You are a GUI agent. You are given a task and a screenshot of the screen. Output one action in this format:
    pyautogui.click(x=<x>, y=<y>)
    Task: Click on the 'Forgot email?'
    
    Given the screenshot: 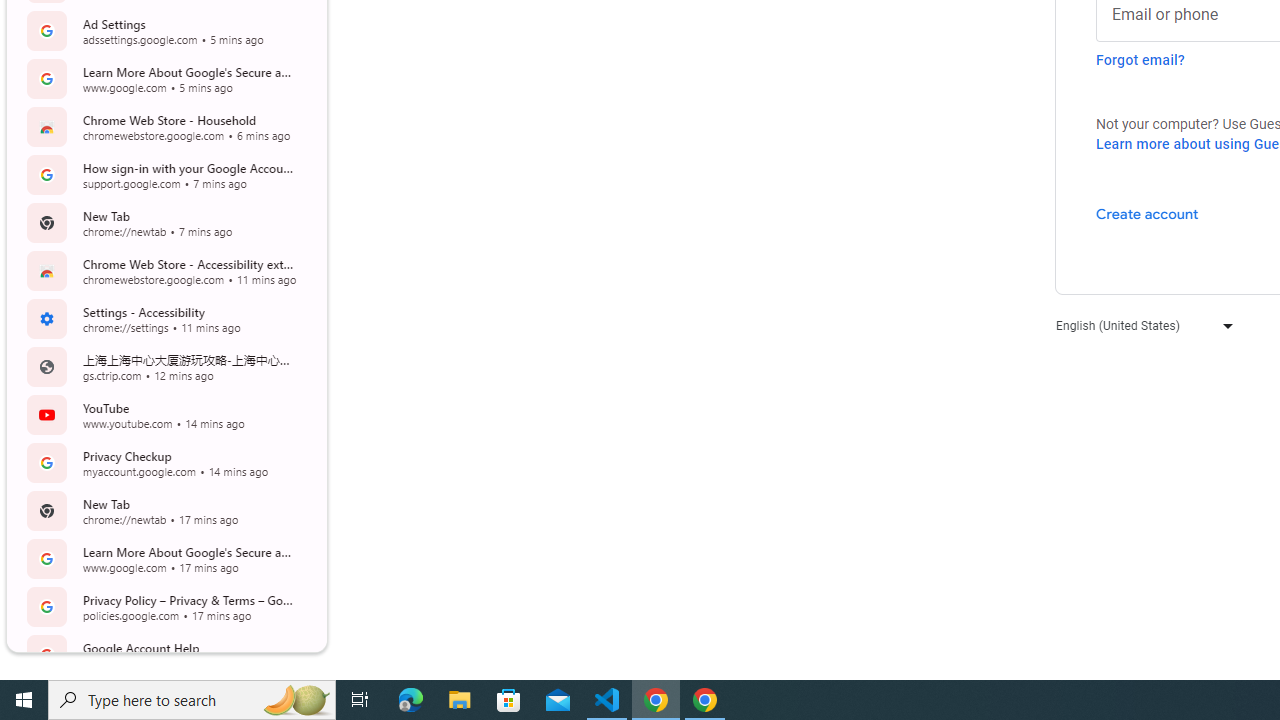 What is the action you would take?
    pyautogui.click(x=1140, y=59)
    